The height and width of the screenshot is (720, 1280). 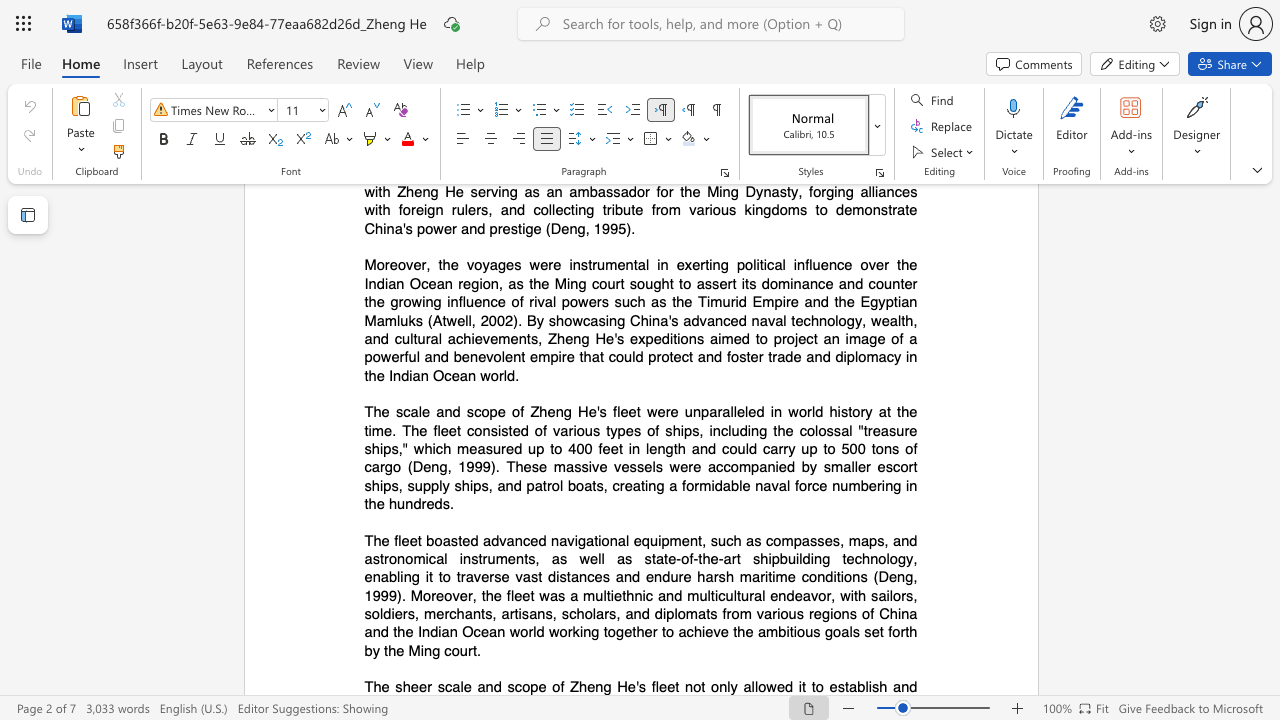 What do you see at coordinates (841, 632) in the screenshot?
I see `the space between the continuous character "o" and "a" in the text` at bounding box center [841, 632].